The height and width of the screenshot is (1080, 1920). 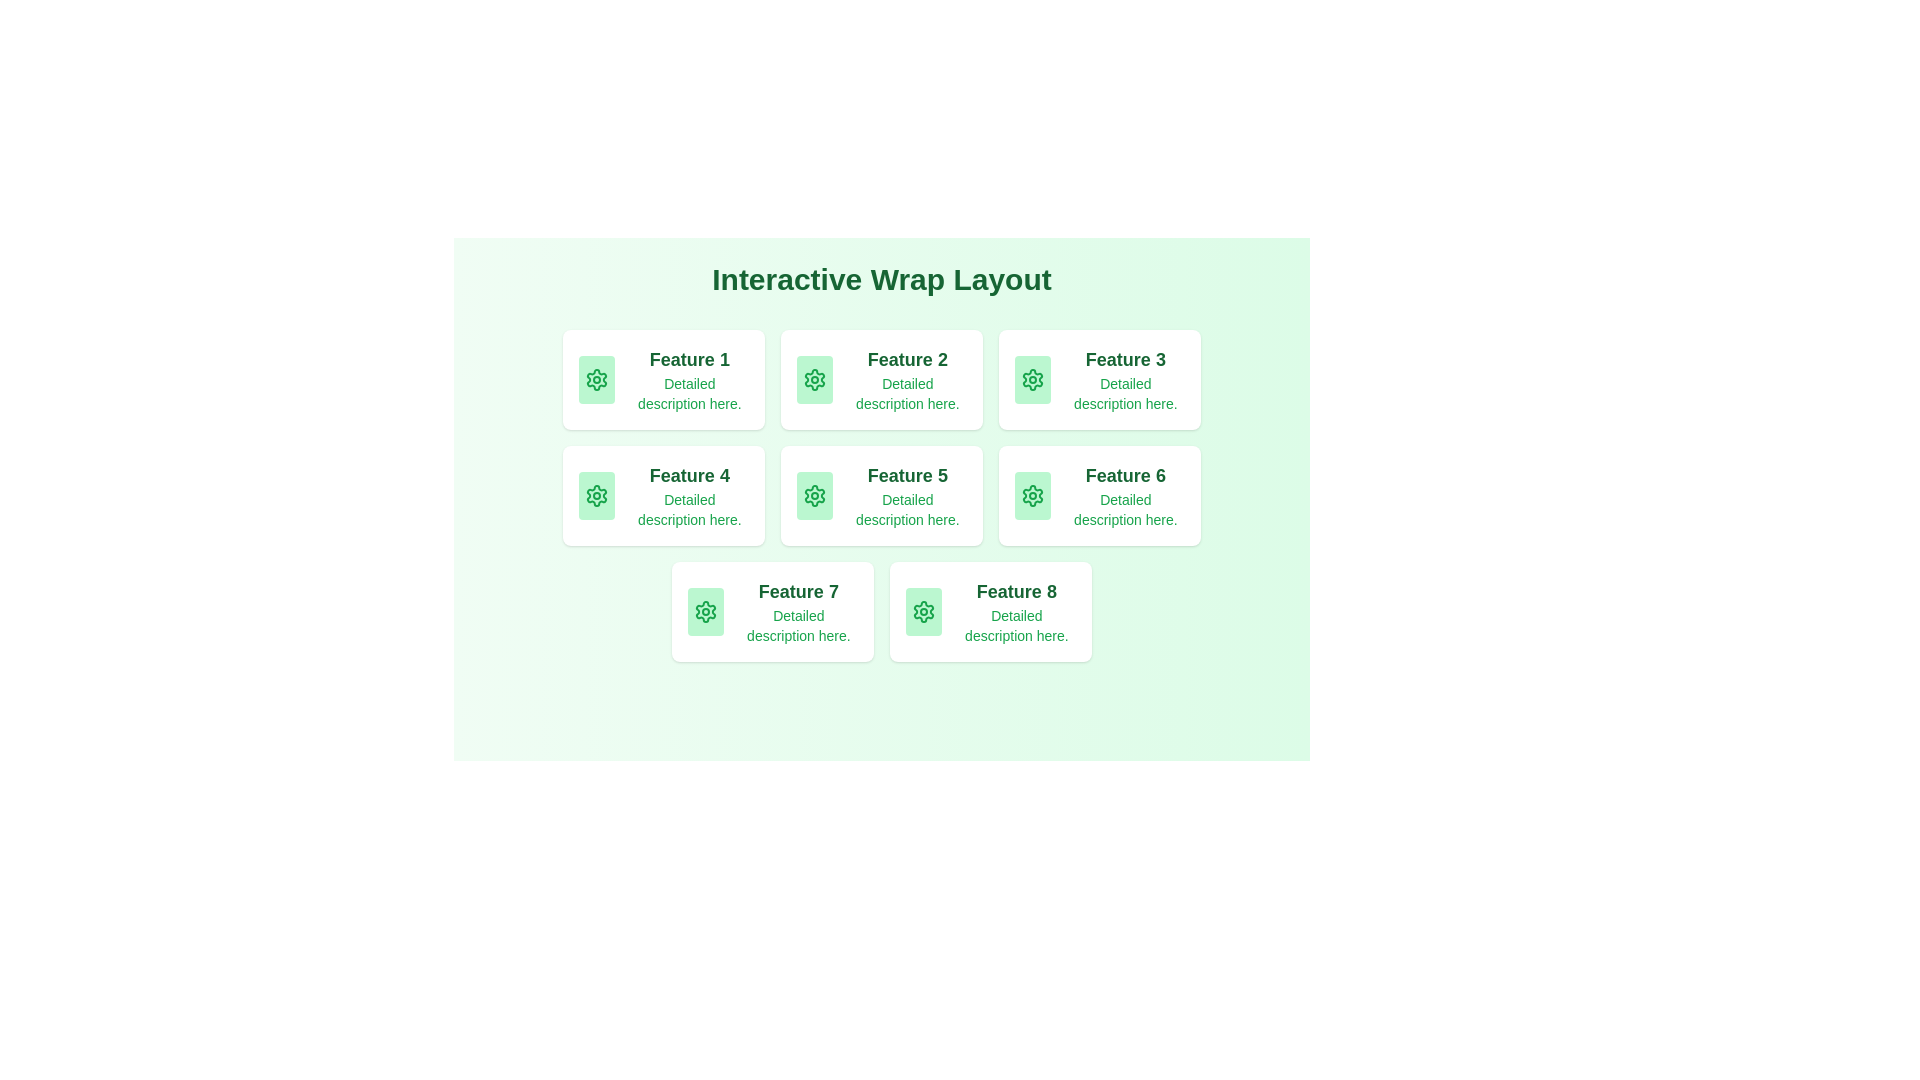 What do you see at coordinates (814, 380) in the screenshot?
I see `the center of the interactive settings icon for 'Feature 2' located in the second row, second column of the grid layout` at bounding box center [814, 380].